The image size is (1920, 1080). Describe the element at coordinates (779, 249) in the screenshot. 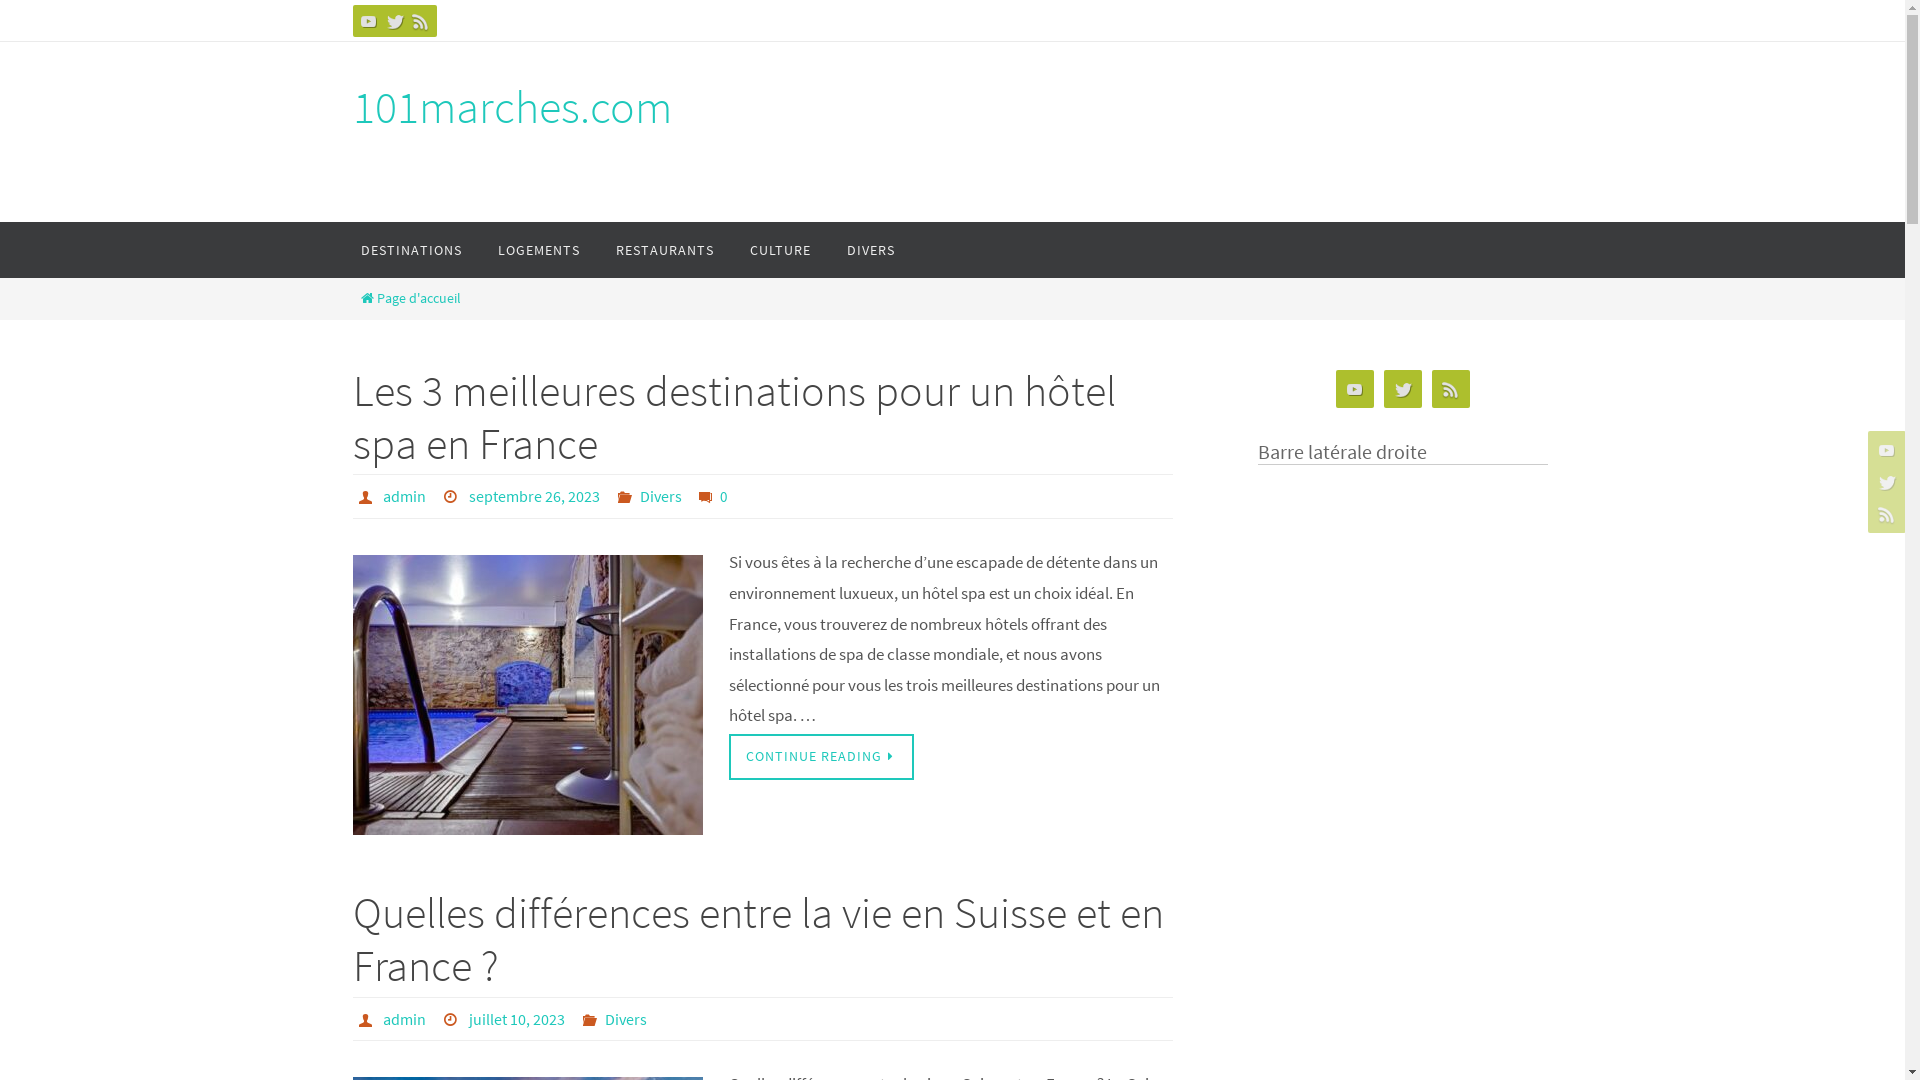

I see `'CULTURE'` at that location.